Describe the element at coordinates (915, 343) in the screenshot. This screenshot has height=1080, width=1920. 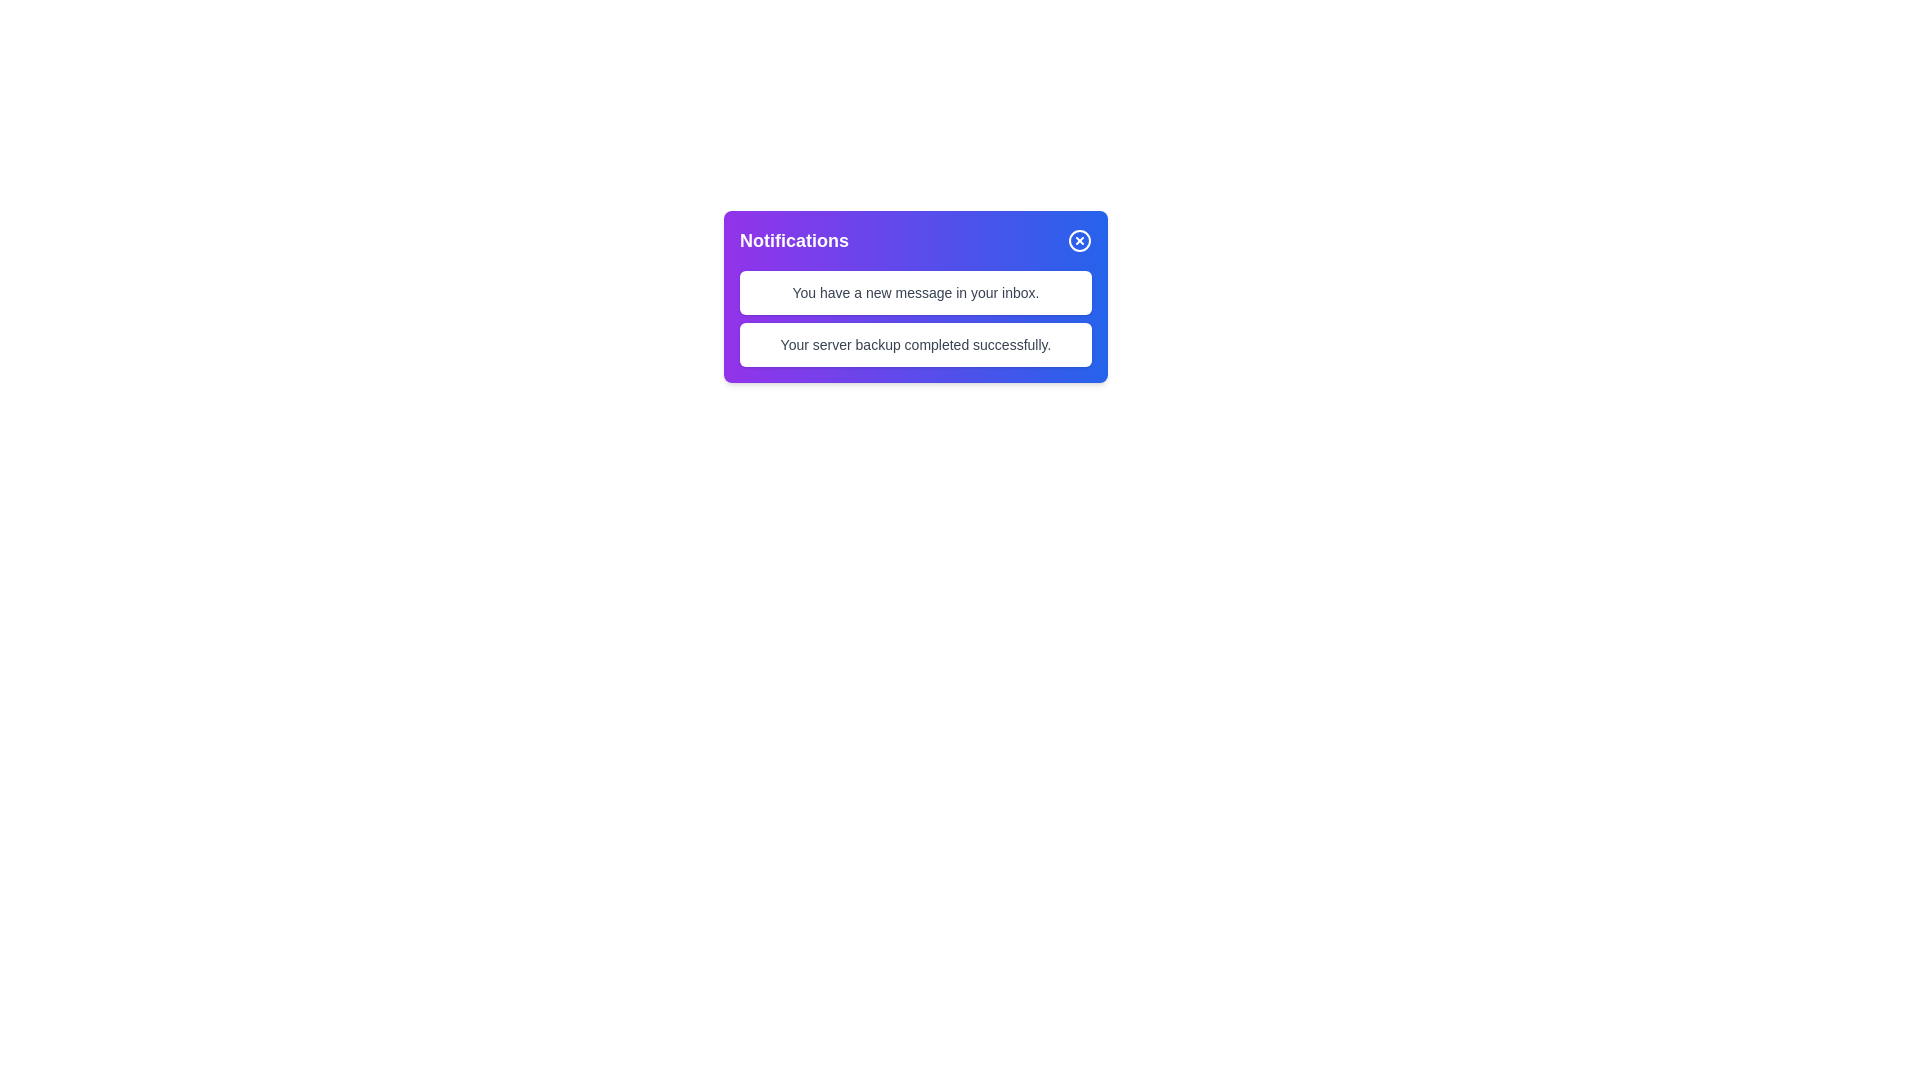
I see `notification message displayed in the second item of the notification area indicating that the server backup operation was completed successfully` at that location.